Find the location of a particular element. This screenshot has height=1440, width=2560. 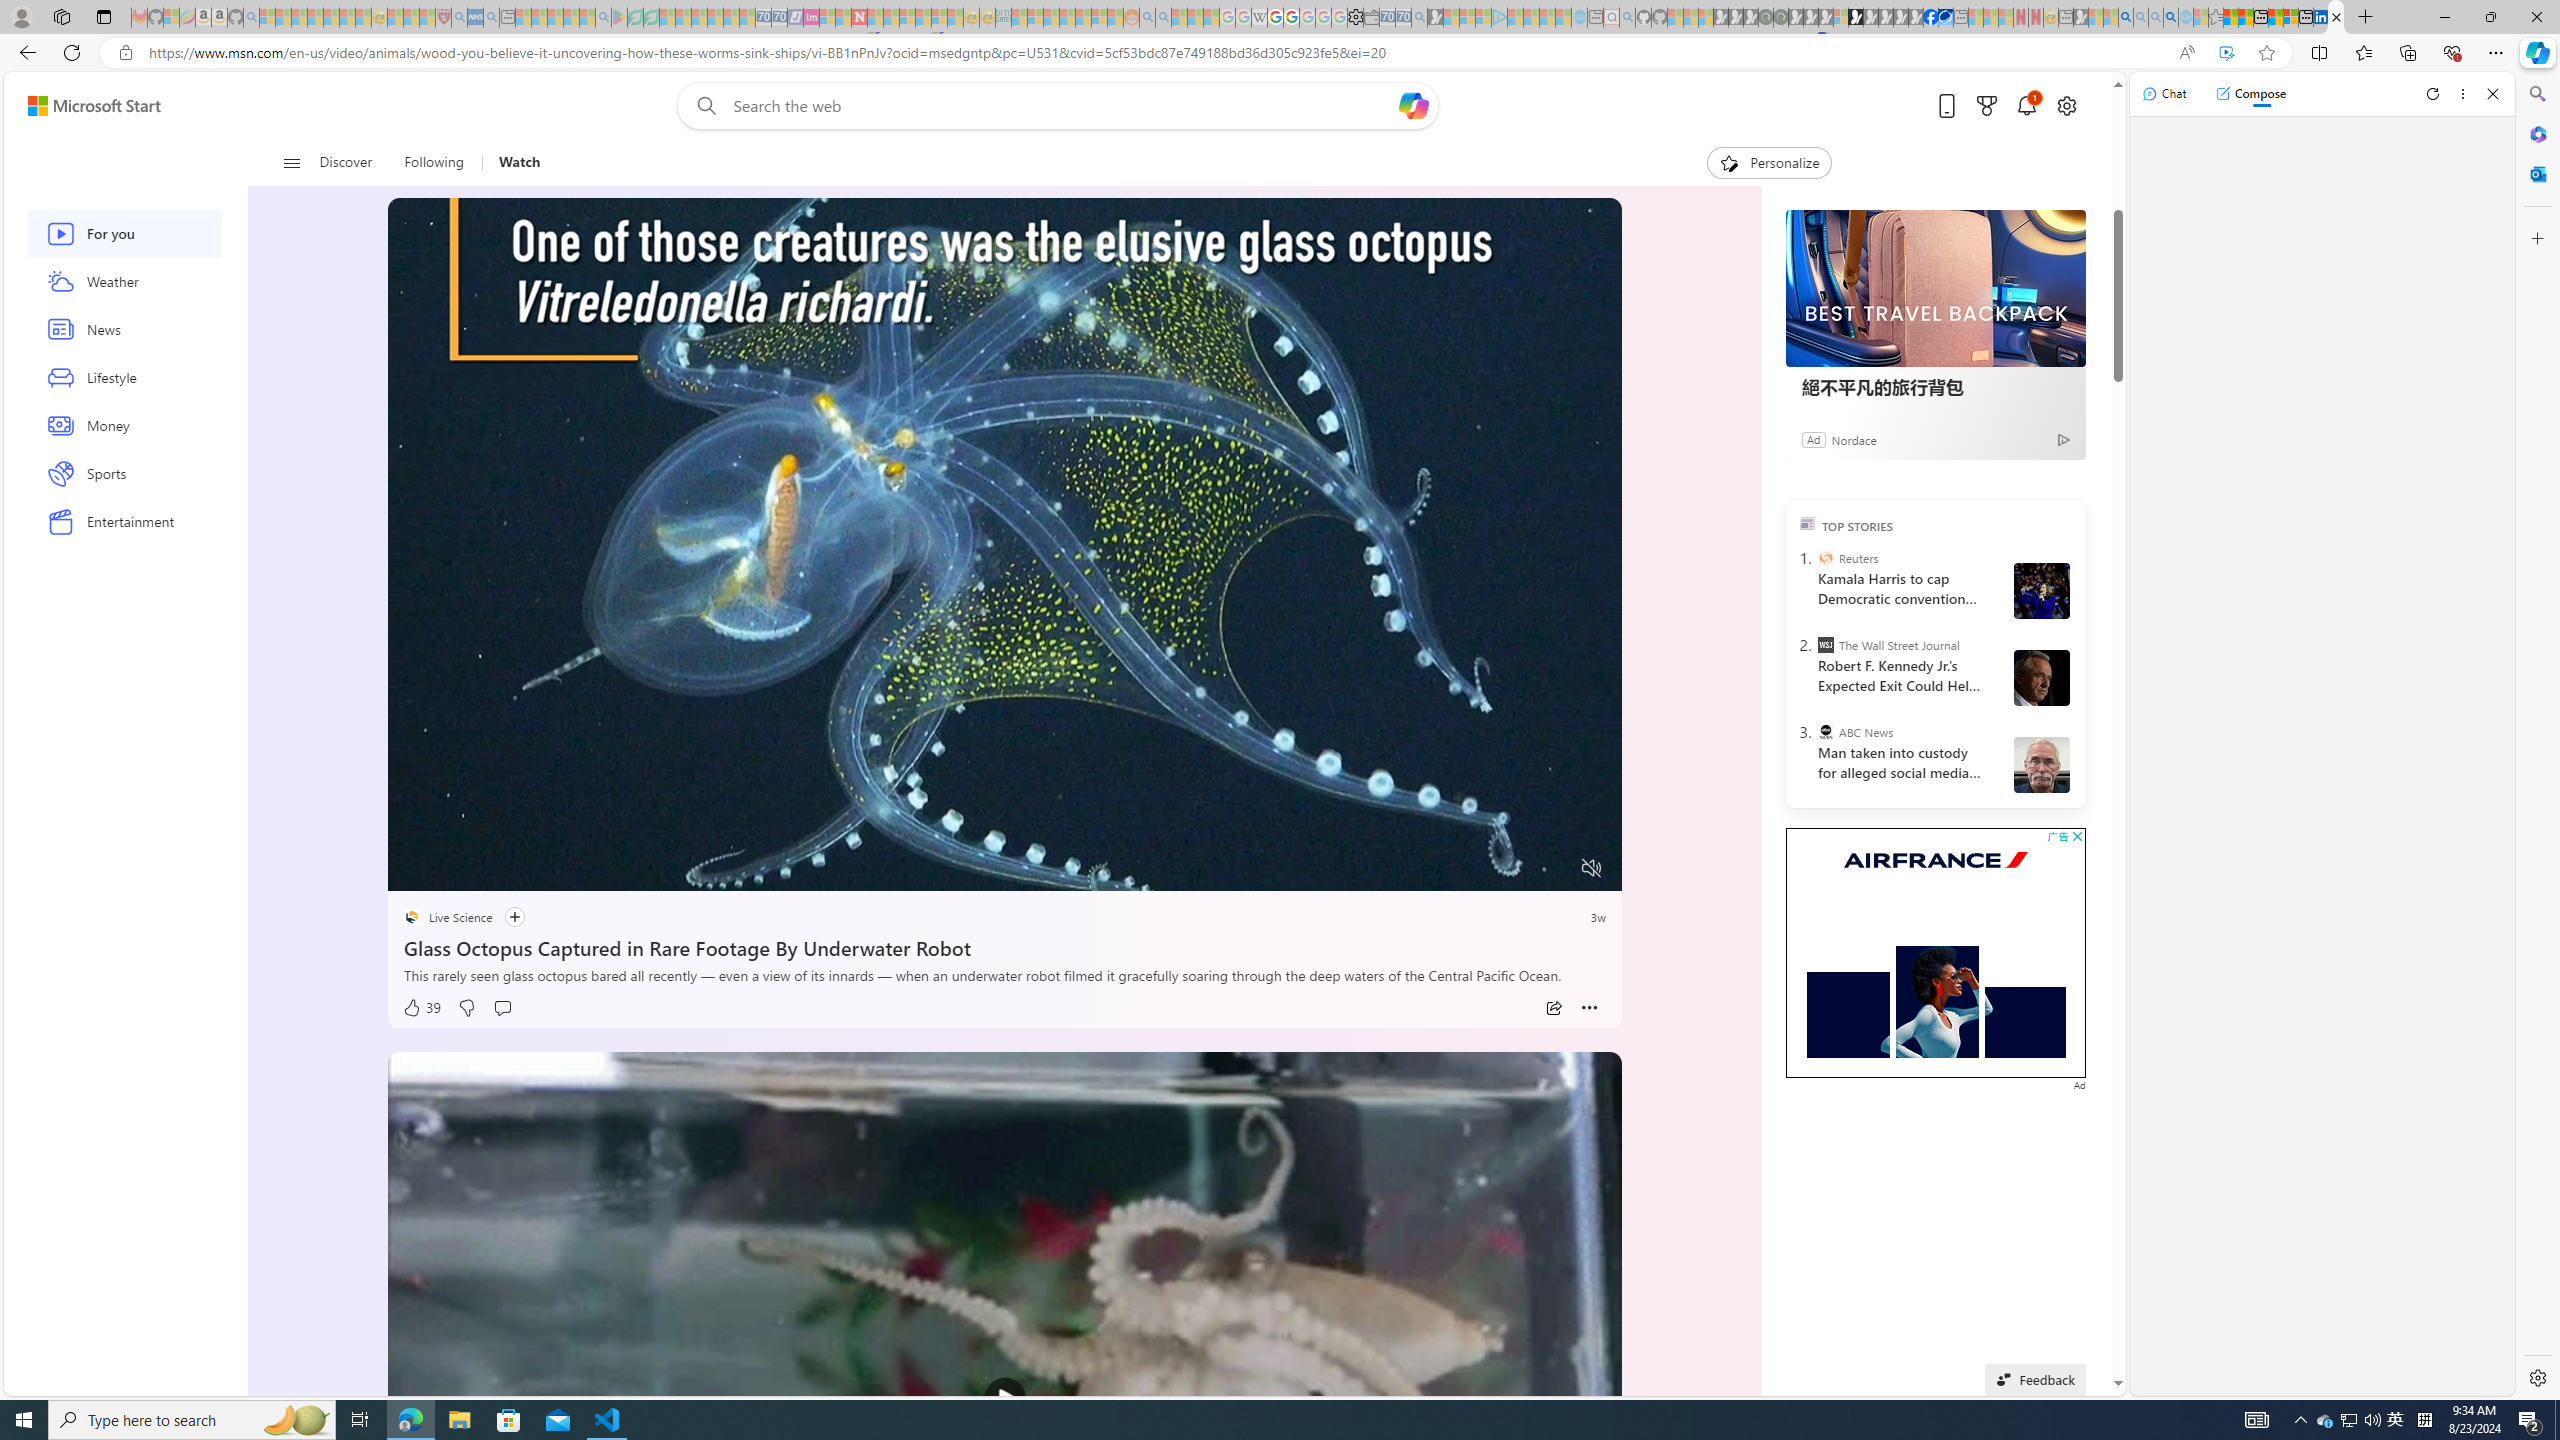

'ABC News' is located at coordinates (1825, 731).